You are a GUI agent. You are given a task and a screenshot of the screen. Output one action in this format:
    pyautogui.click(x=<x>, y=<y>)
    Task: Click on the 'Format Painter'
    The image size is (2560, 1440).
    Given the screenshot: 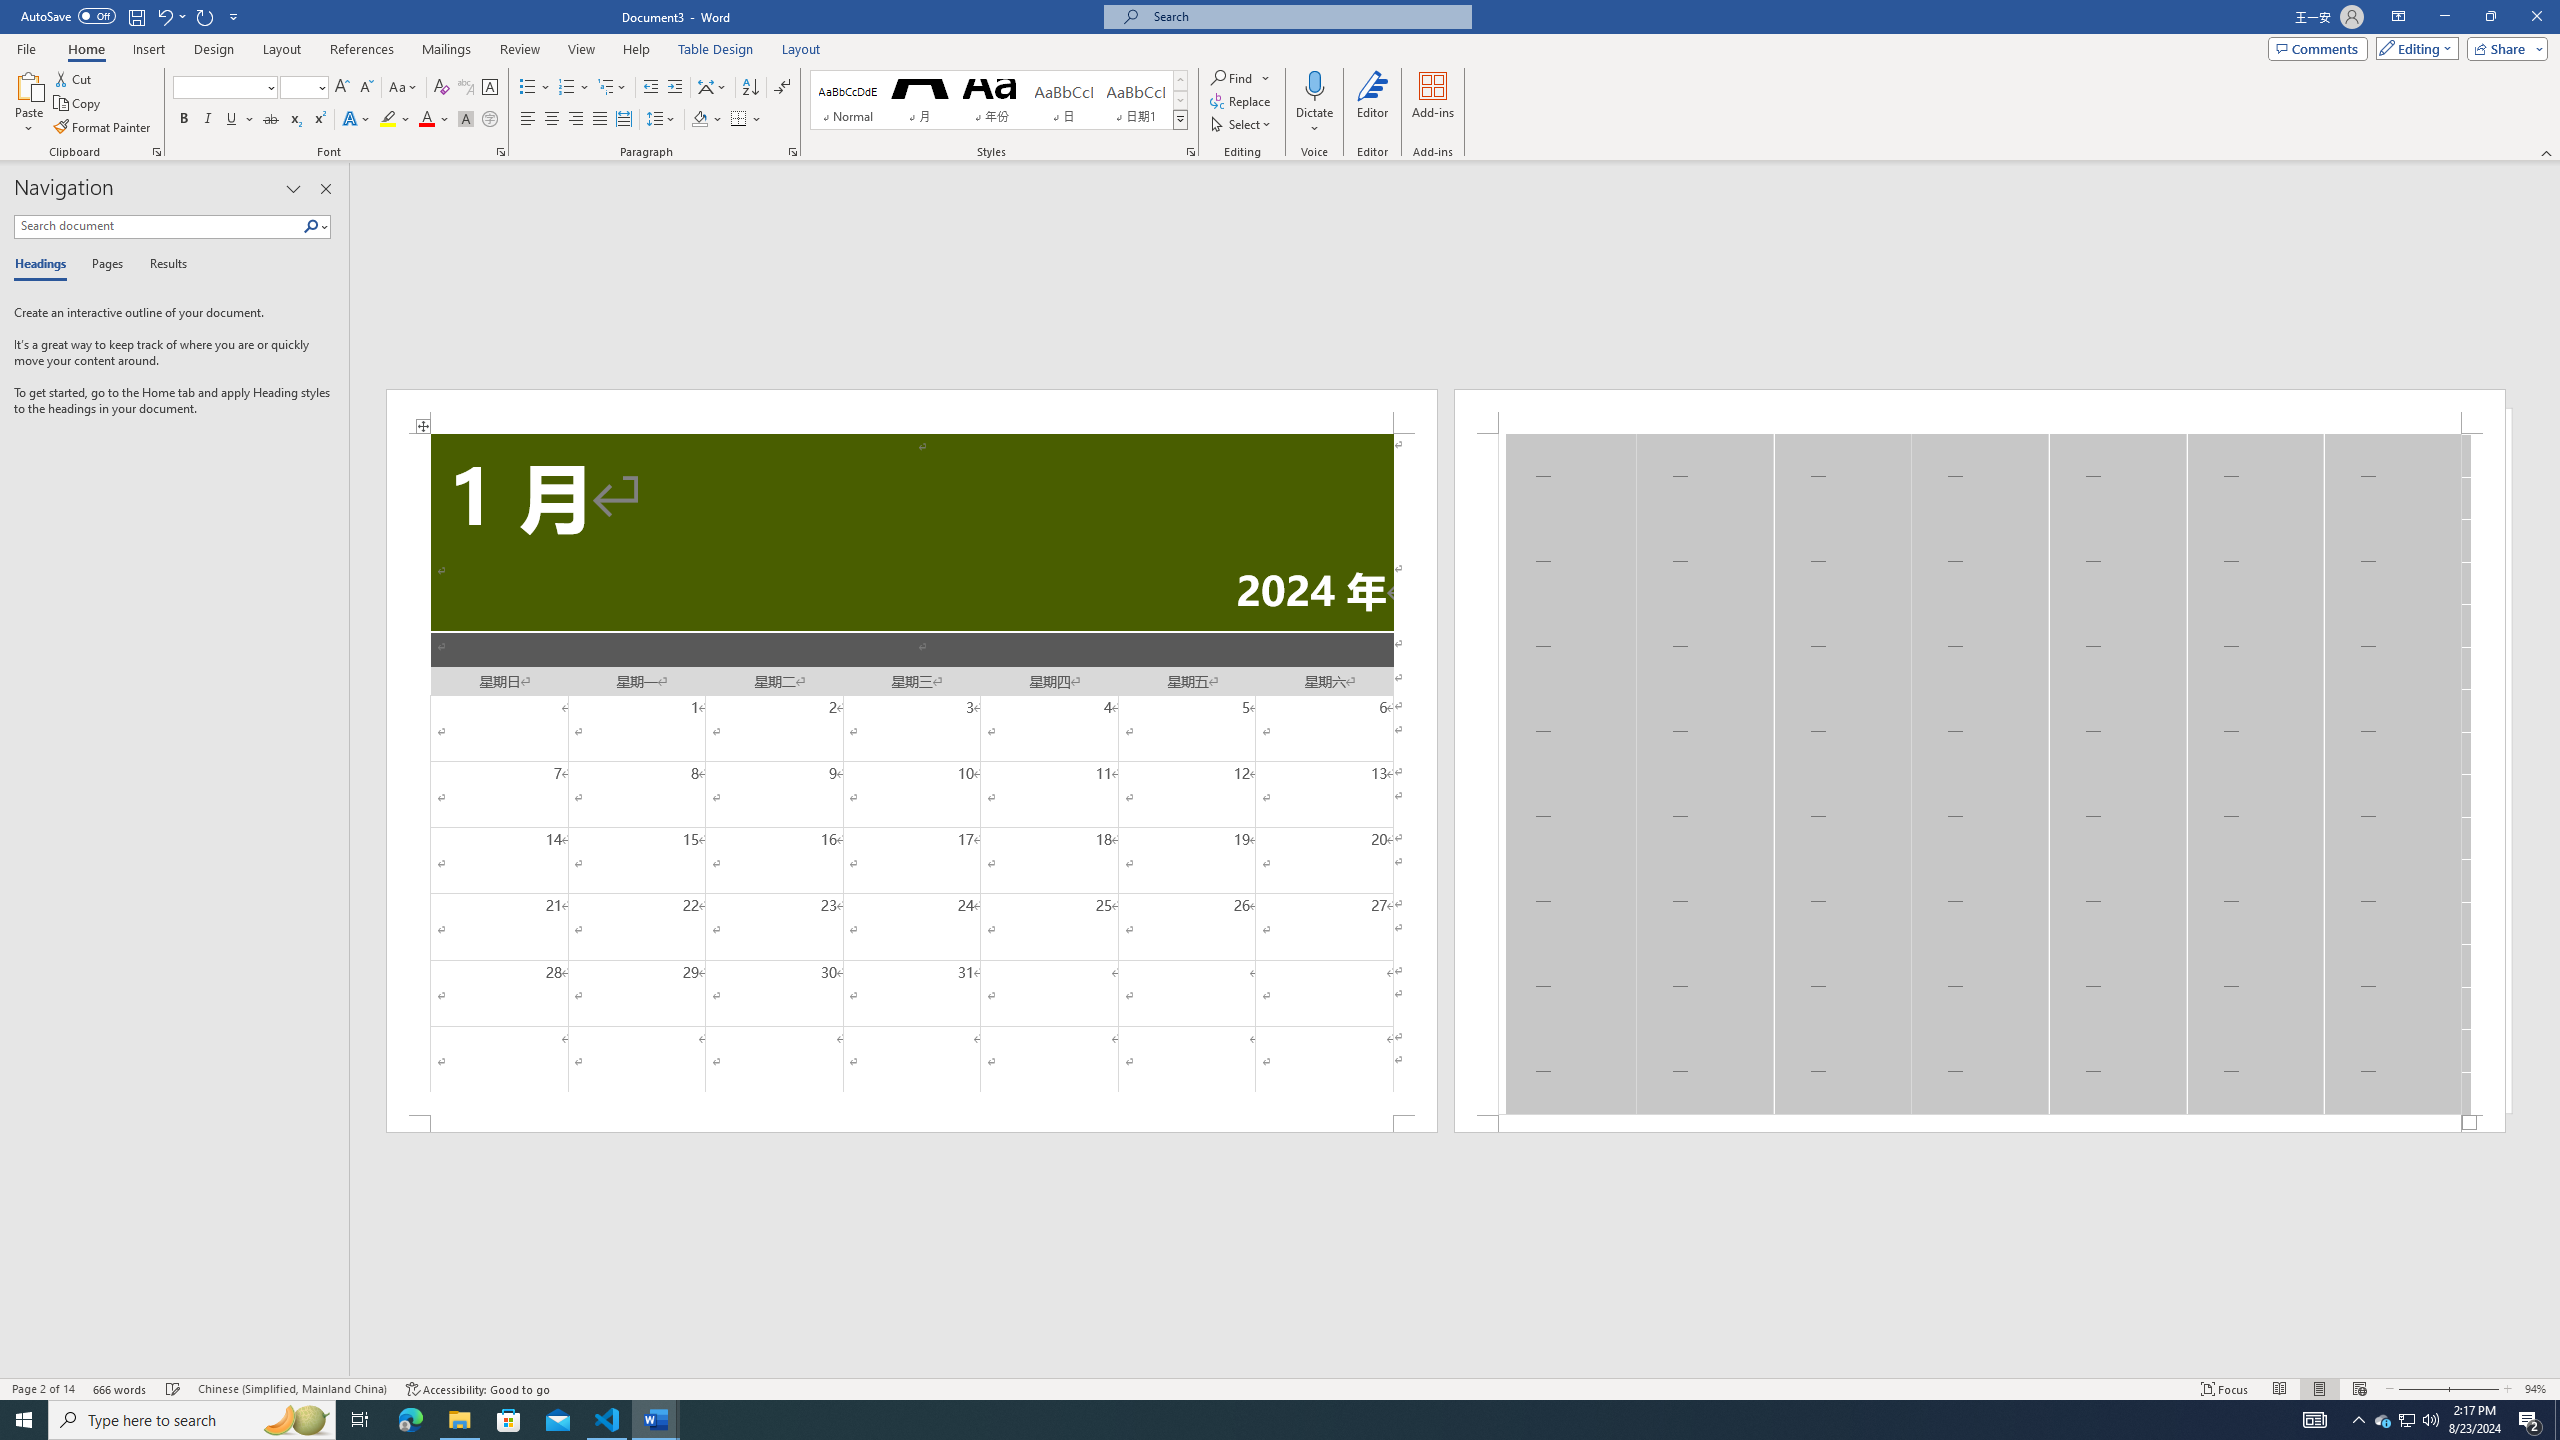 What is the action you would take?
    pyautogui.click(x=102, y=127)
    